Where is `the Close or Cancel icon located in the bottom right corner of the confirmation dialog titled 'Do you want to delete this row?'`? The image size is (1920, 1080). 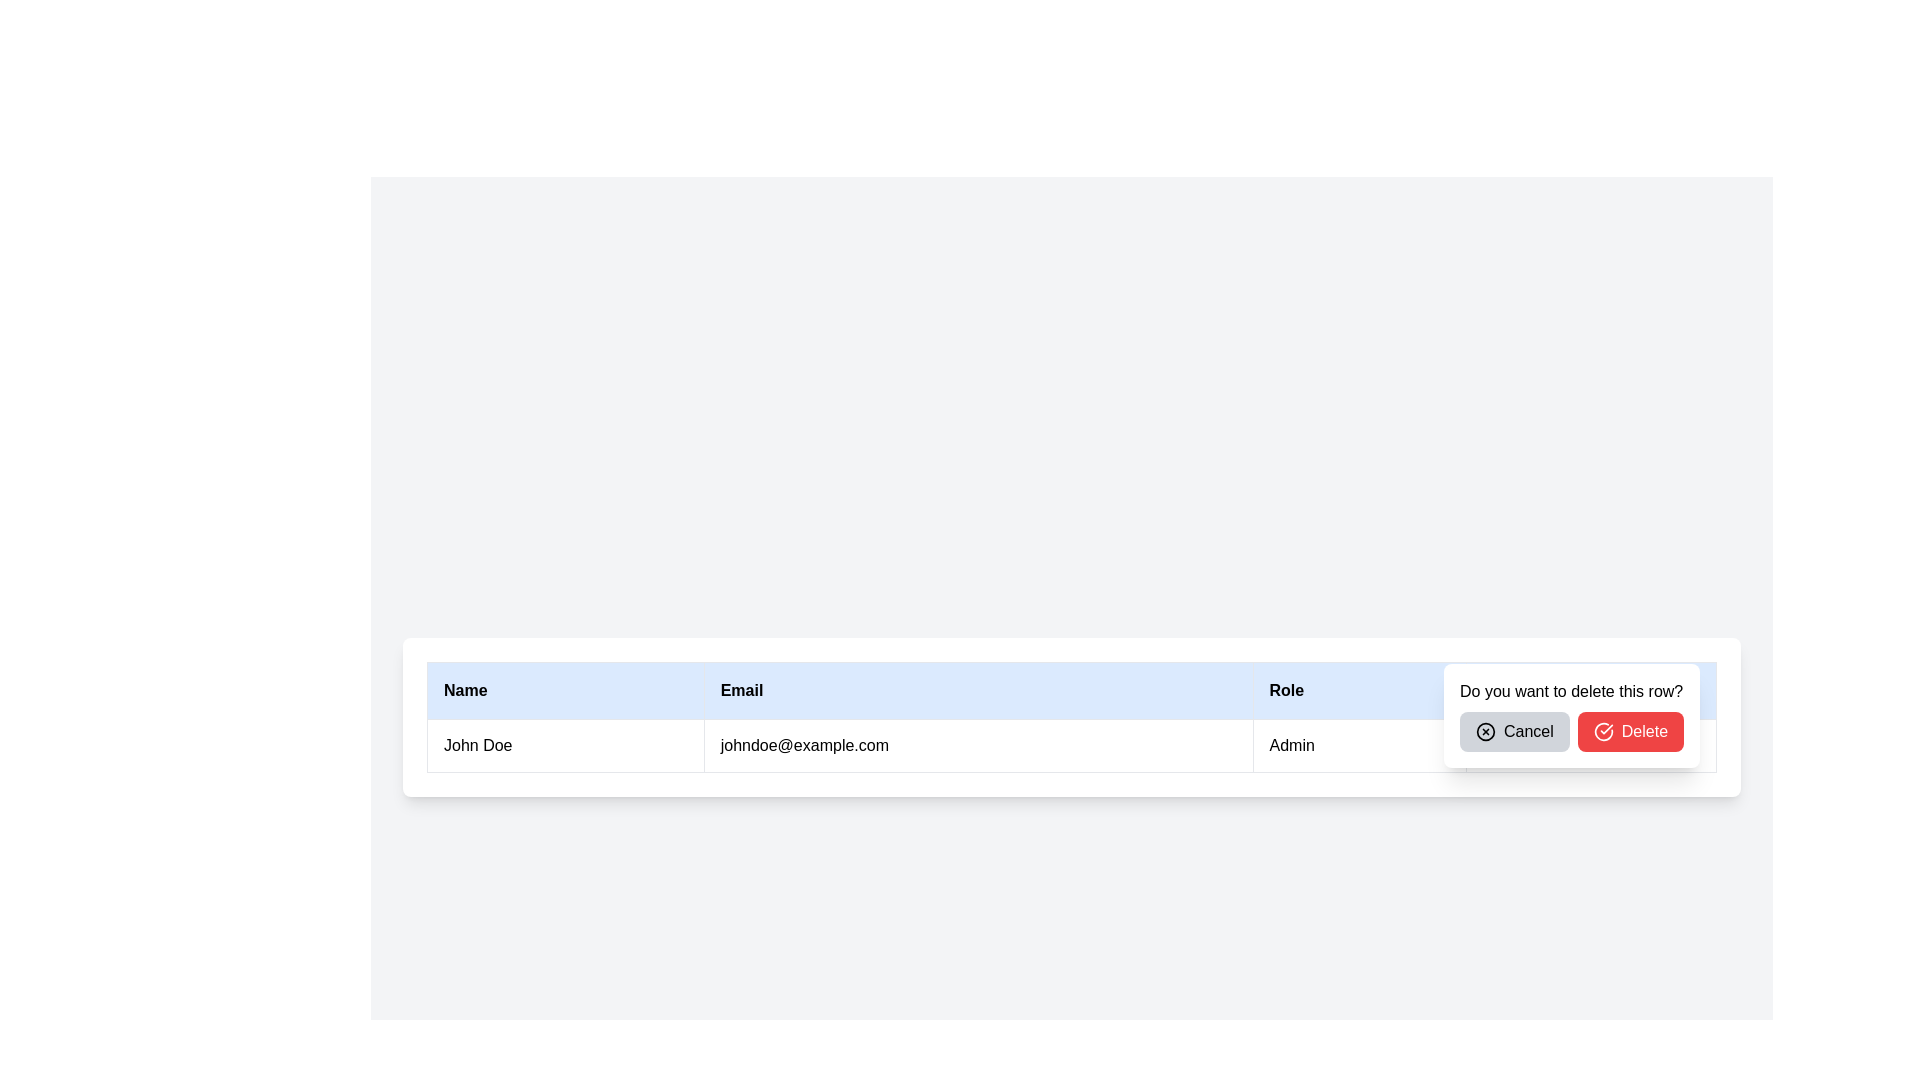
the Close or Cancel icon located in the bottom right corner of the confirmation dialog titled 'Do you want to delete this row?' is located at coordinates (1486, 731).